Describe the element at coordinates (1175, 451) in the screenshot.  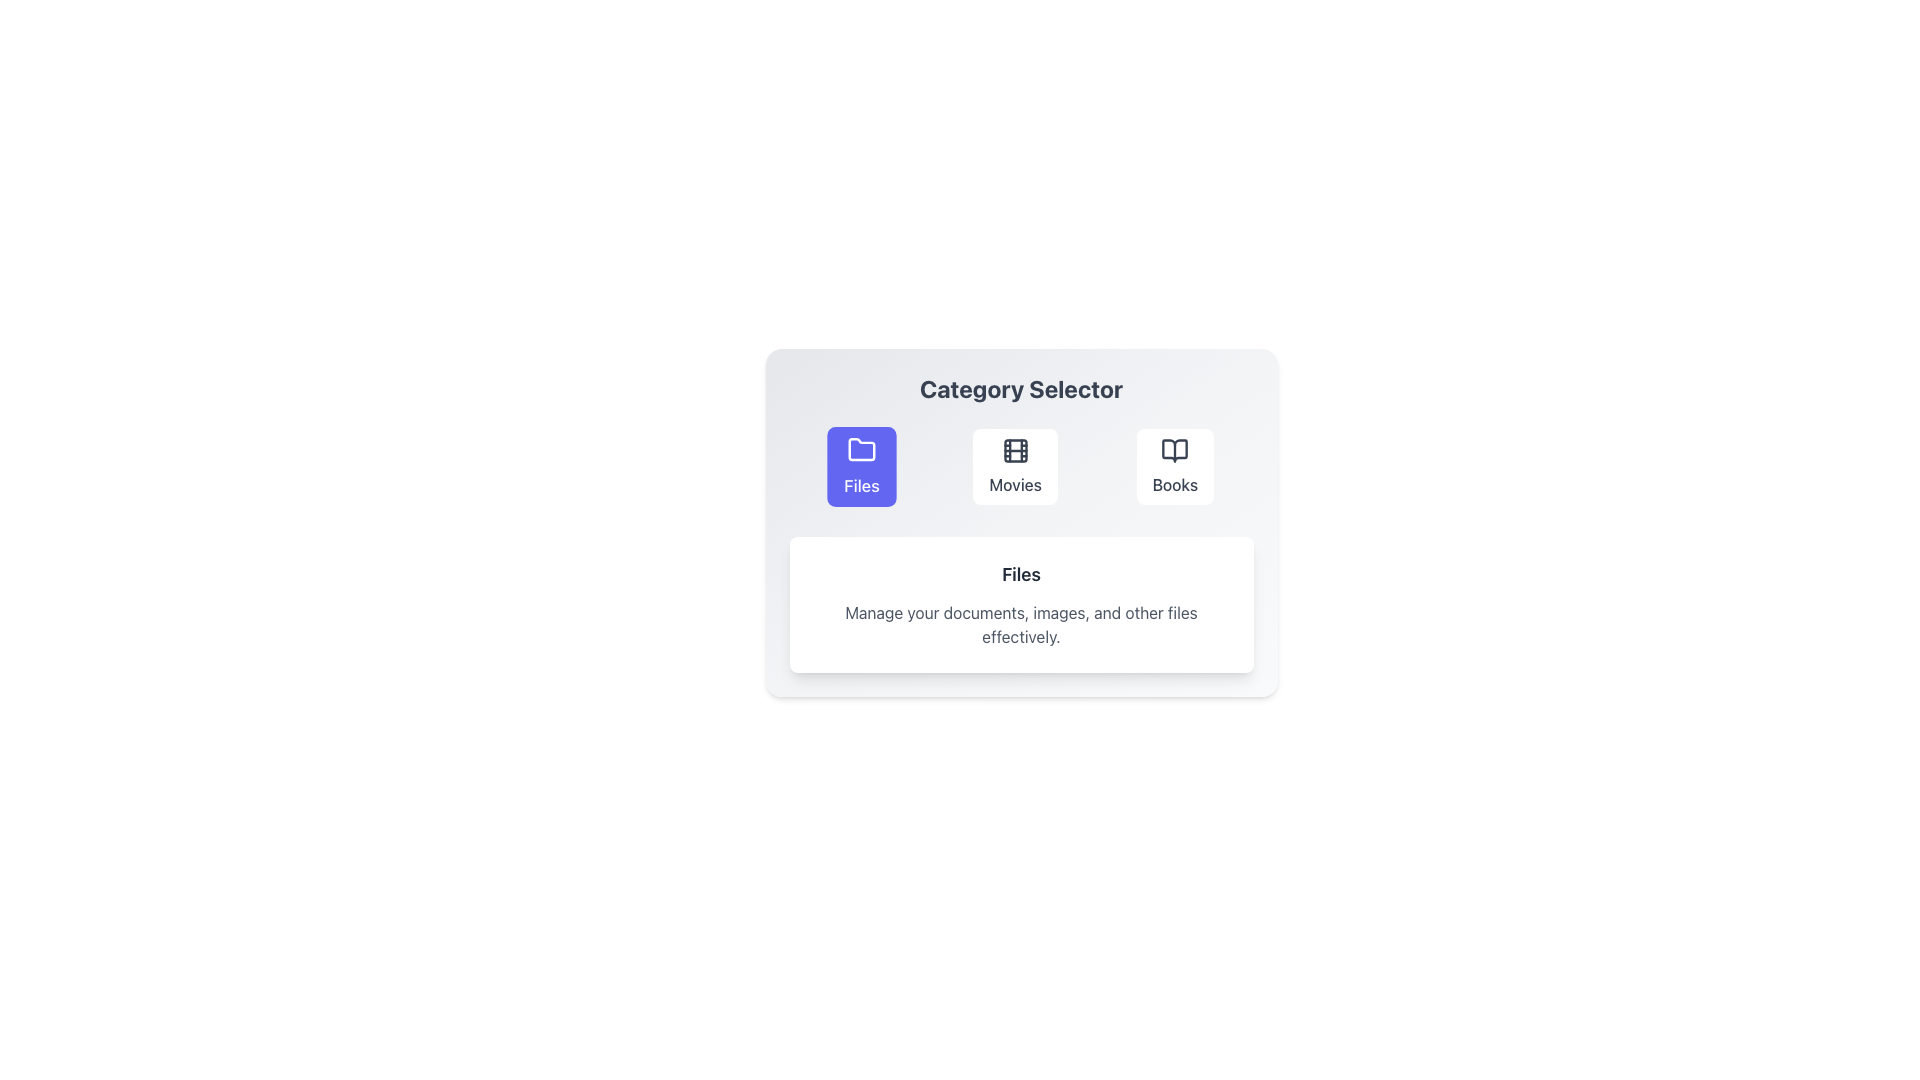
I see `the book icon in the 'Books' category card, which is styled with a thin outline and has a central vertical separation, located at the center coordinates provided` at that location.